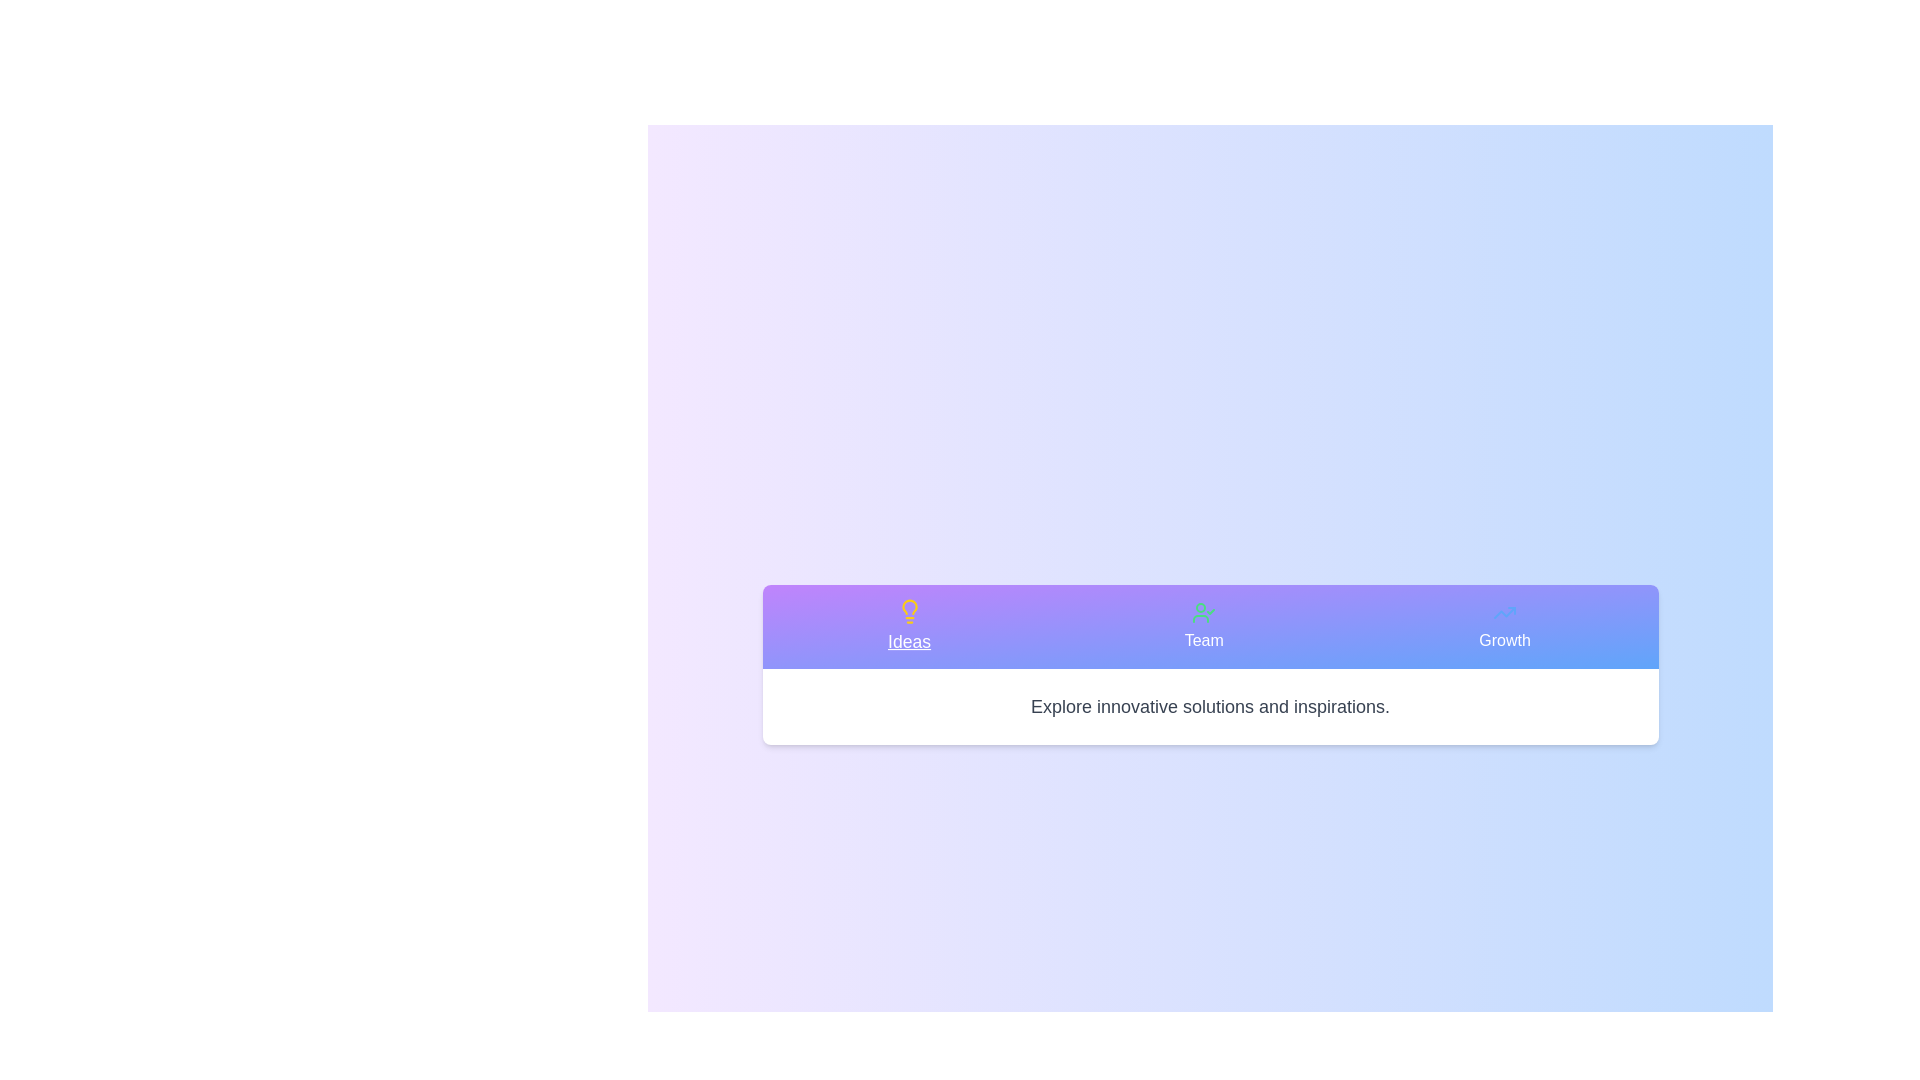 The width and height of the screenshot is (1920, 1080). I want to click on the tab labeled Ideas, so click(908, 626).